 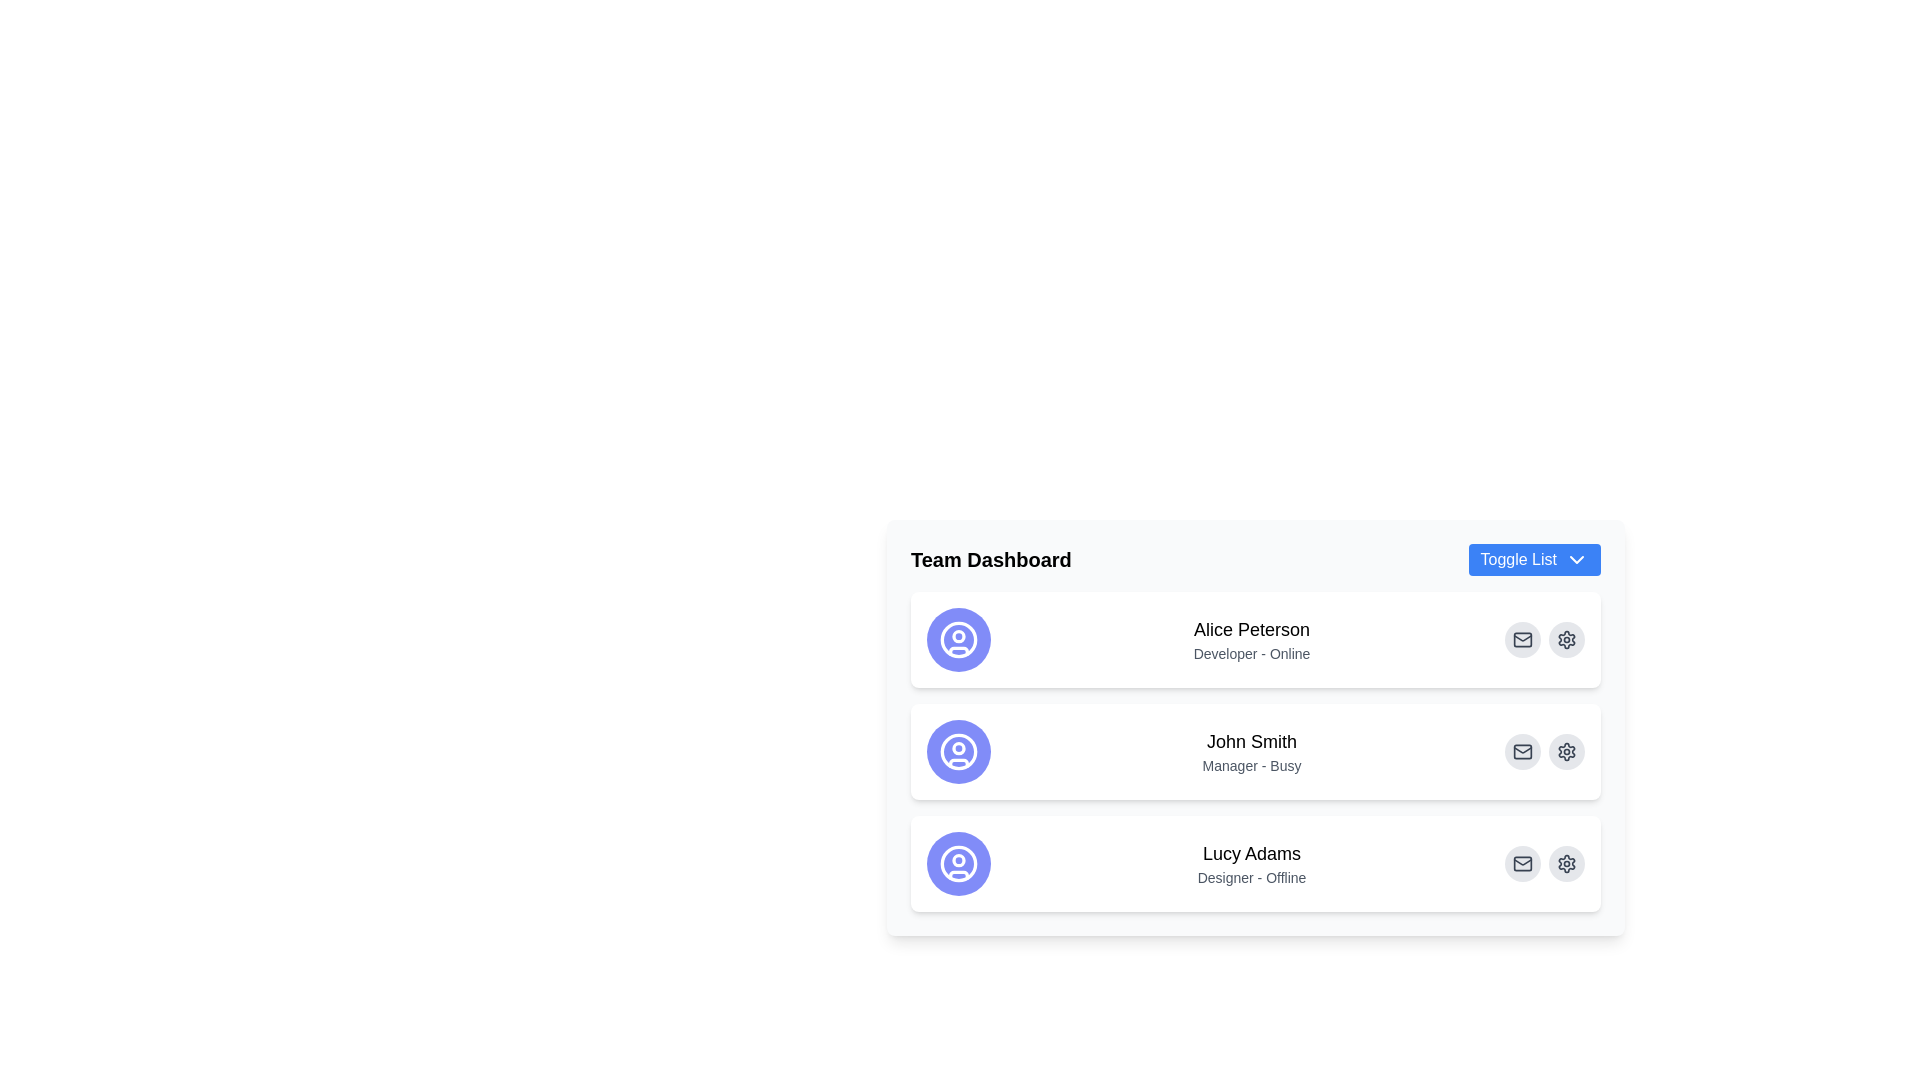 What do you see at coordinates (1251, 741) in the screenshot?
I see `name displayed in the second entry of the user list in the 'Team Dashboard', located above the text 'Manager - Busy' and to the right of the user avatar icon` at bounding box center [1251, 741].